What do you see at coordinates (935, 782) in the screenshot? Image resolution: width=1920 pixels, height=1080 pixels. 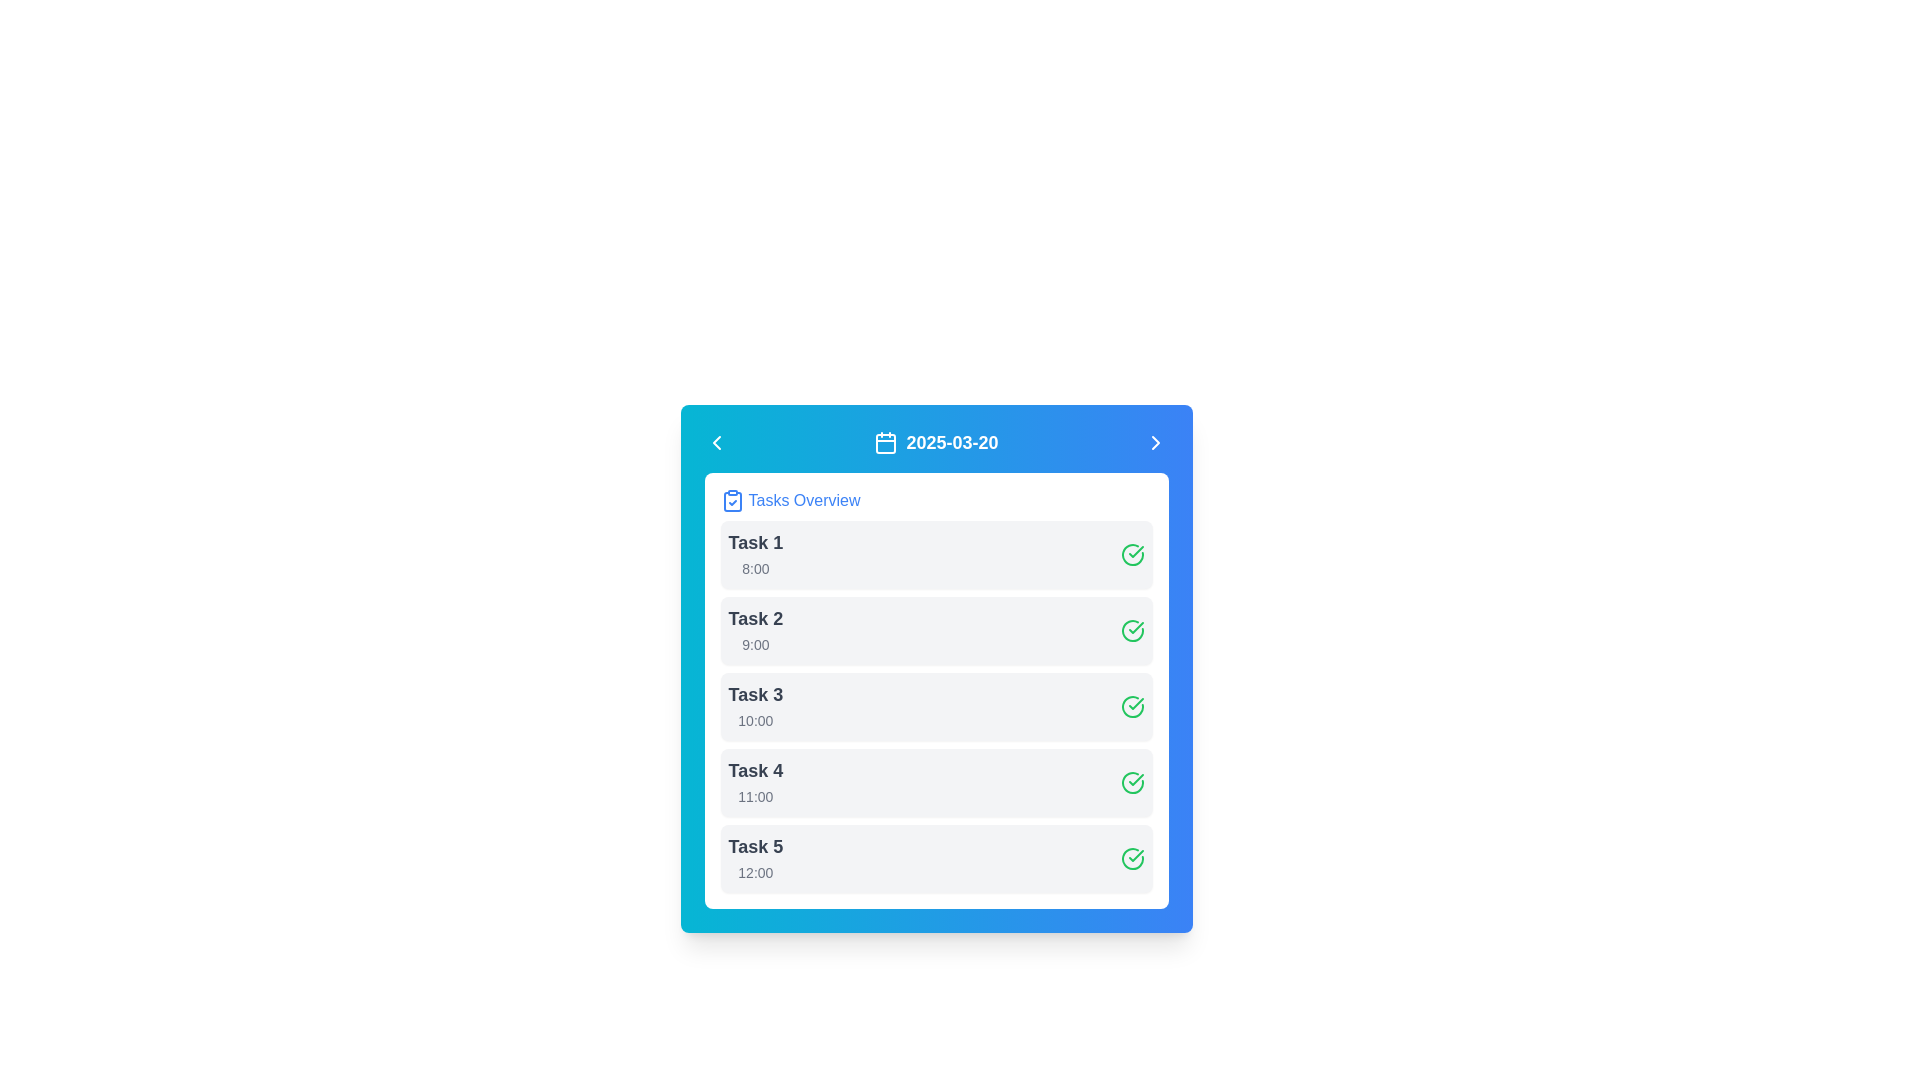 I see `the List item displaying 'Task 4' scheduled for '11:00'` at bounding box center [935, 782].